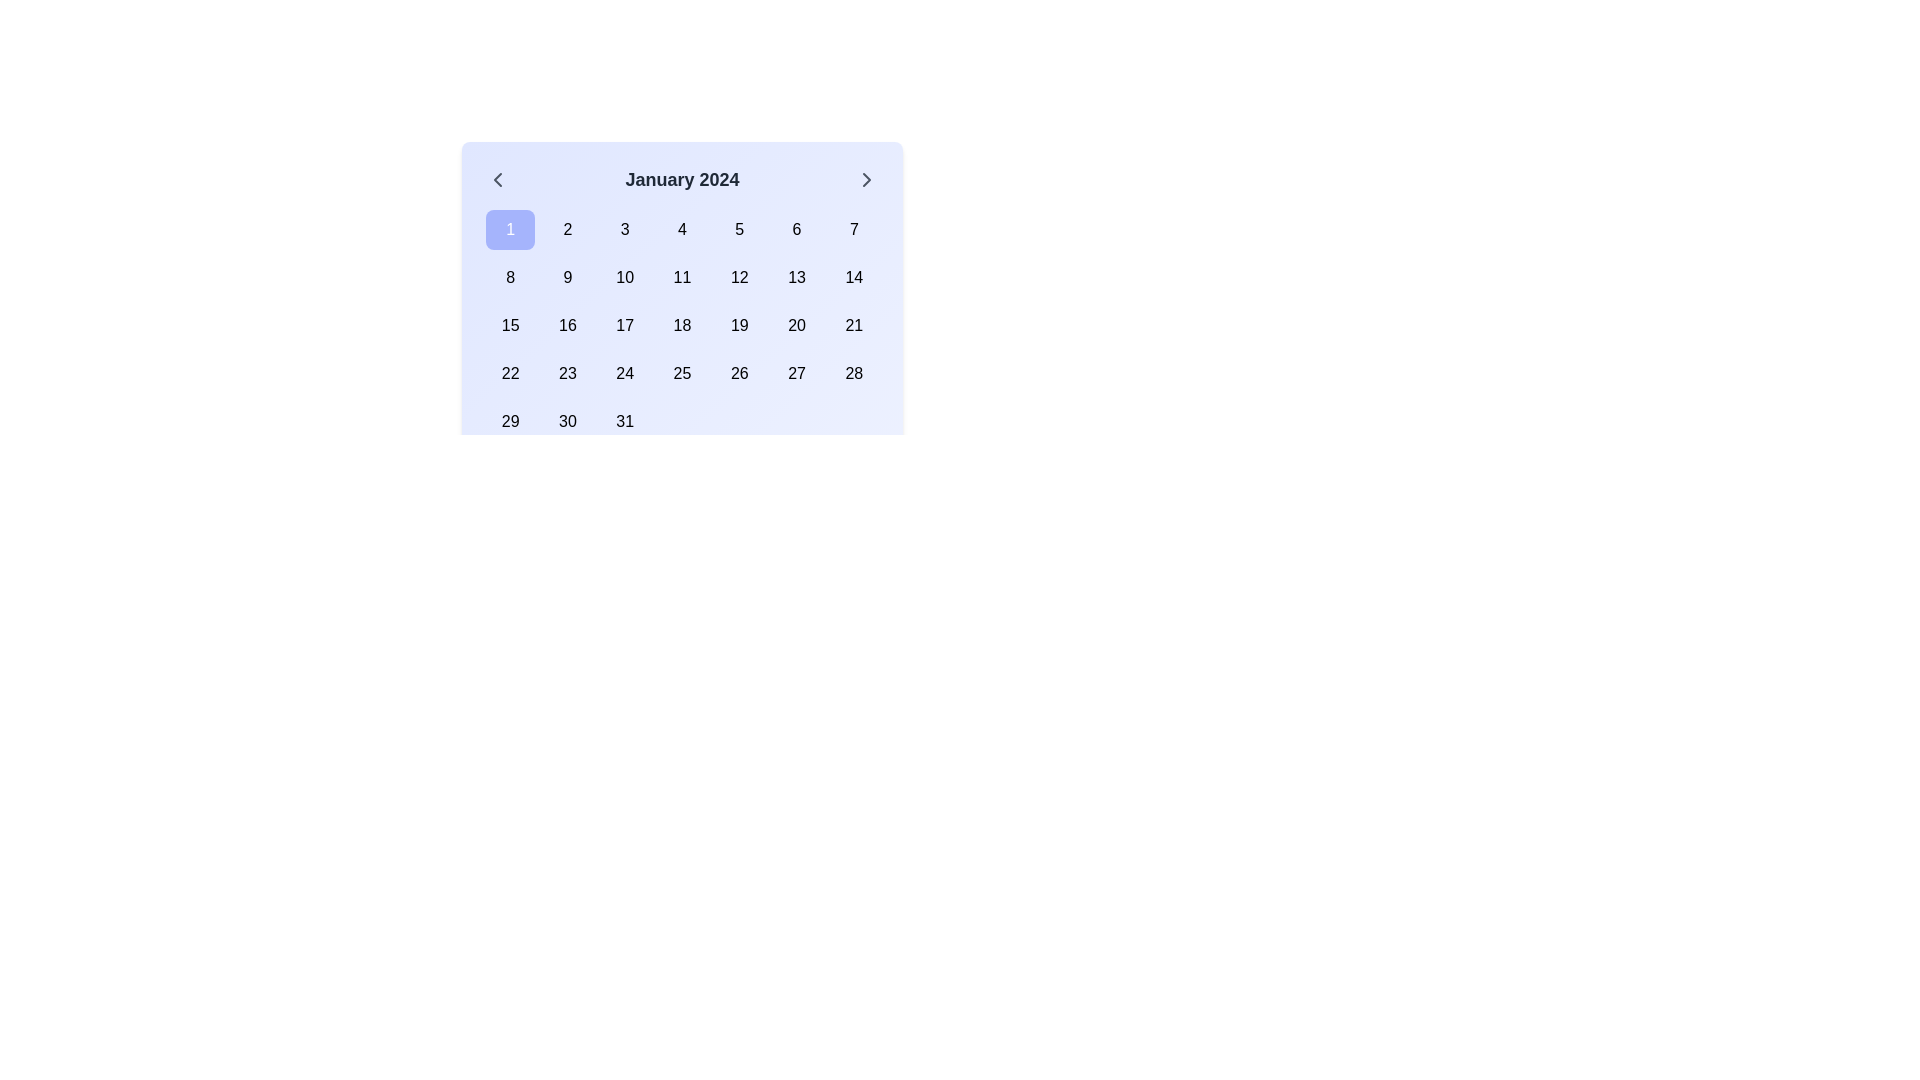 The height and width of the screenshot is (1080, 1920). Describe the element at coordinates (566, 229) in the screenshot. I see `the interactive button displaying the number '2' in bold font` at that location.